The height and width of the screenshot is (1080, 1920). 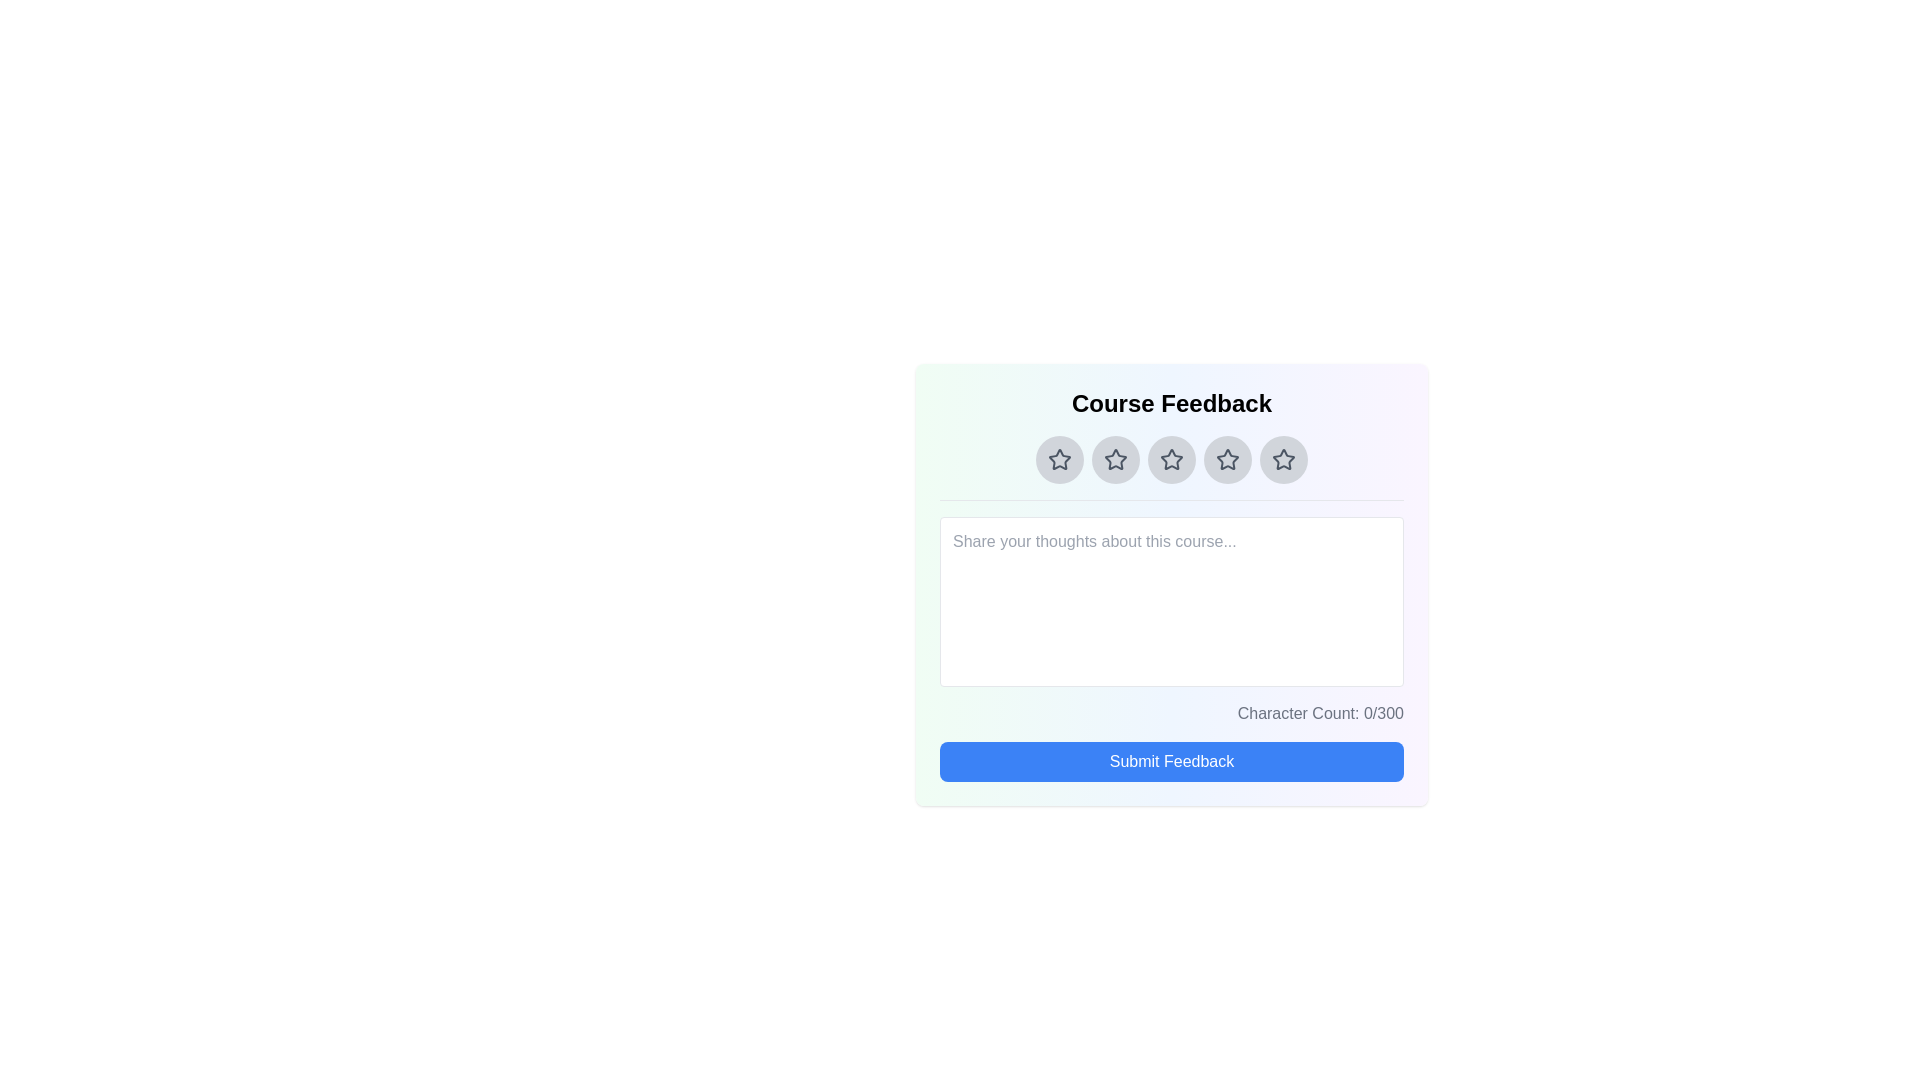 What do you see at coordinates (1171, 600) in the screenshot?
I see `the comment box to select text` at bounding box center [1171, 600].